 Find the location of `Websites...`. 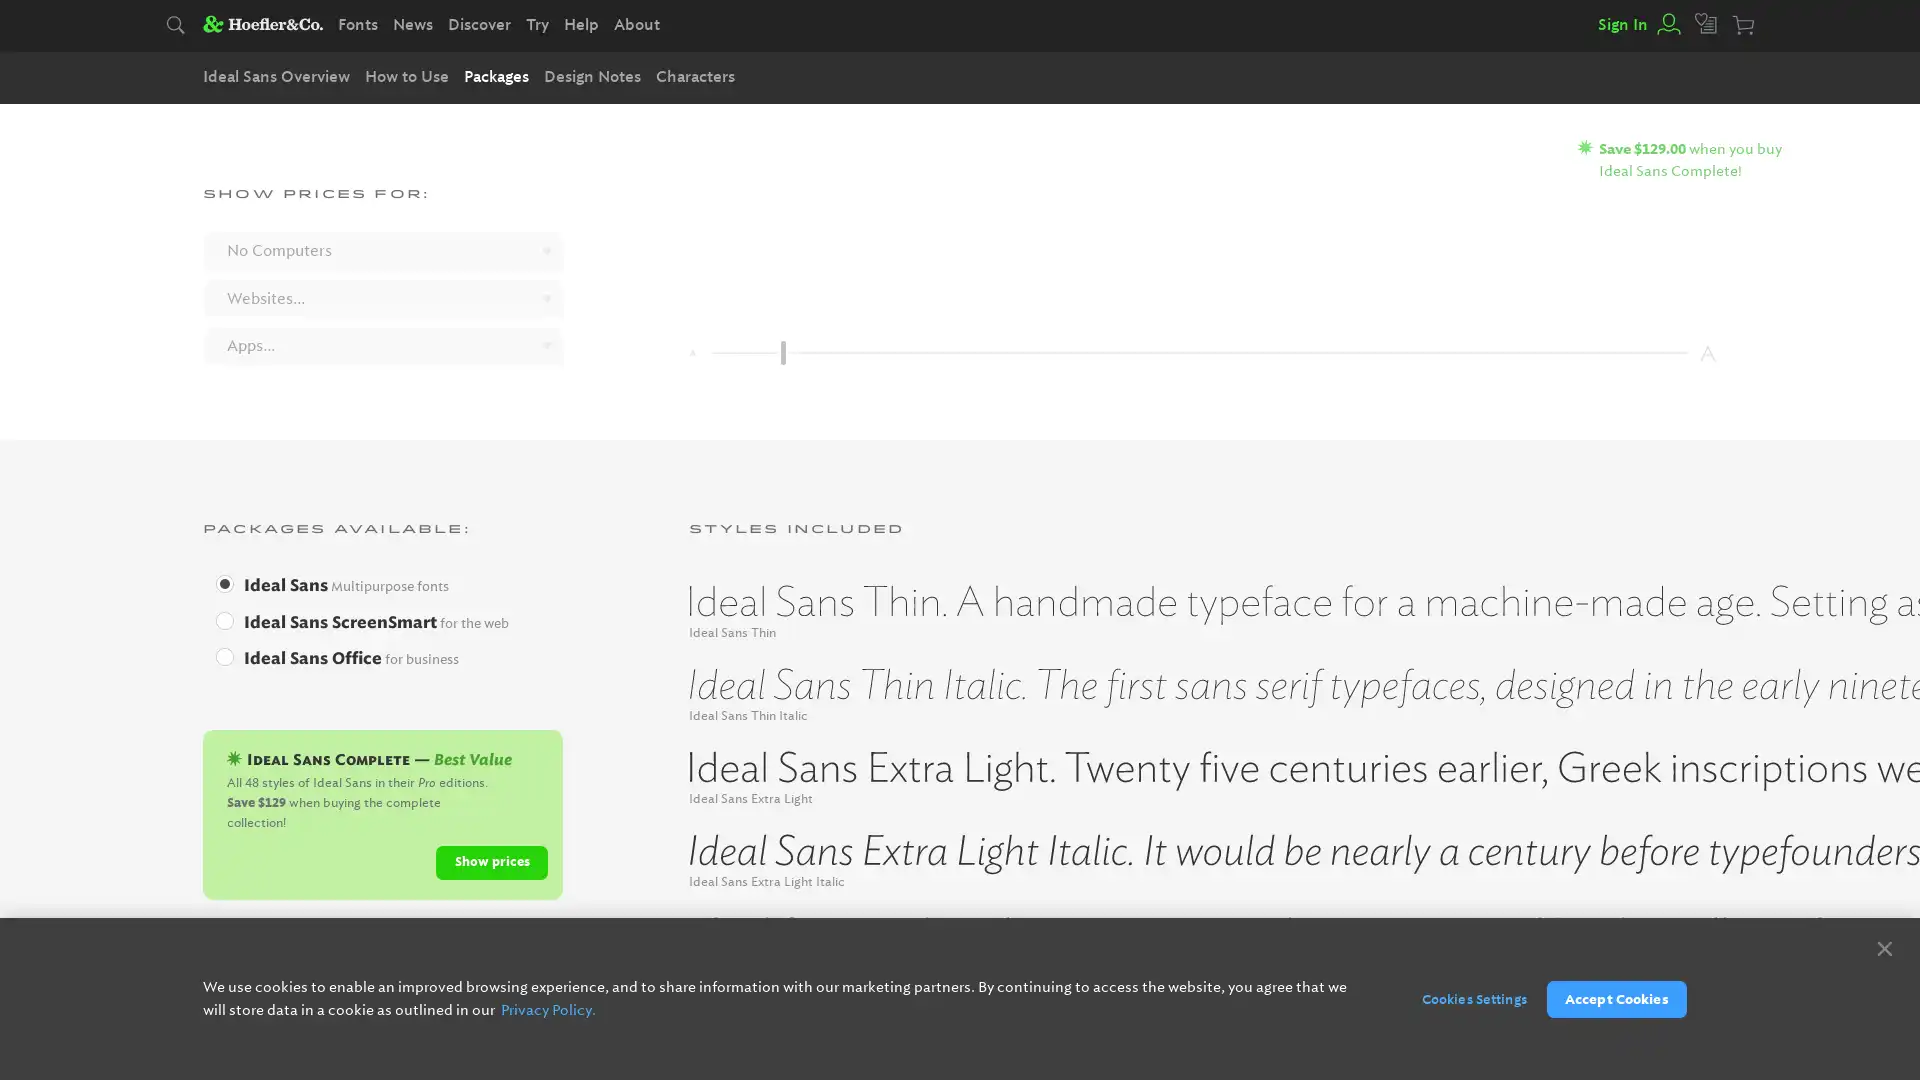

Websites... is located at coordinates (383, 299).